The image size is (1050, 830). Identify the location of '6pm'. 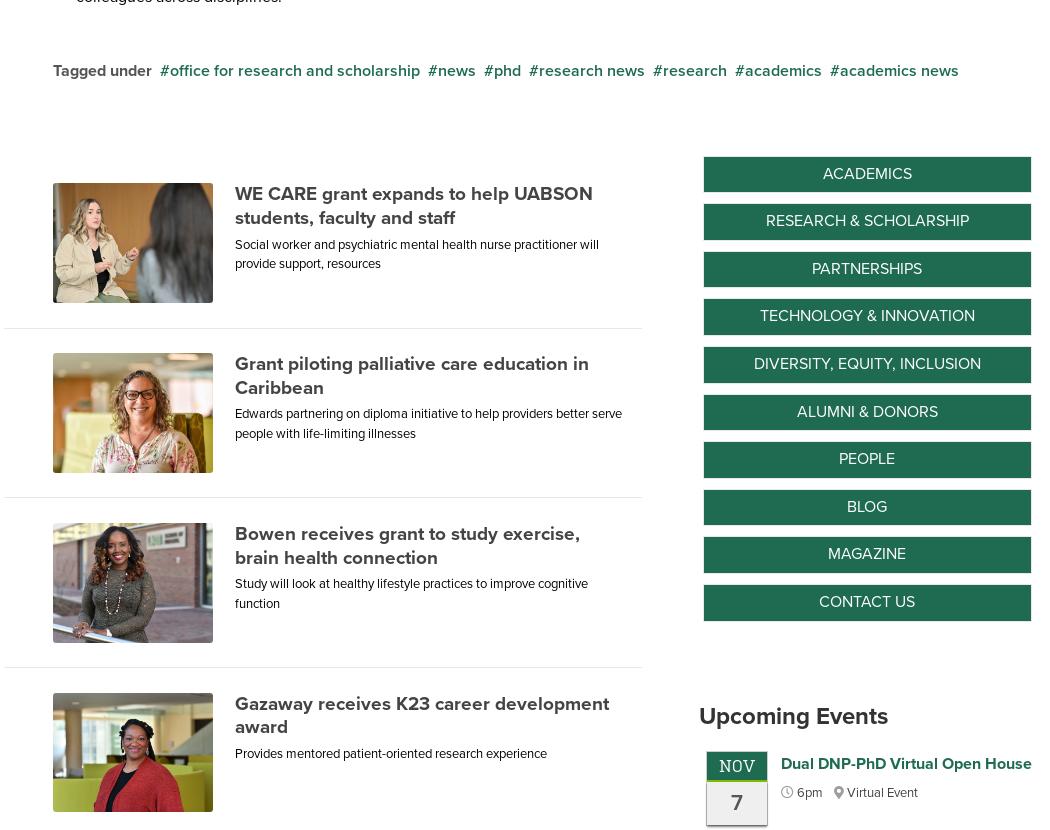
(807, 790).